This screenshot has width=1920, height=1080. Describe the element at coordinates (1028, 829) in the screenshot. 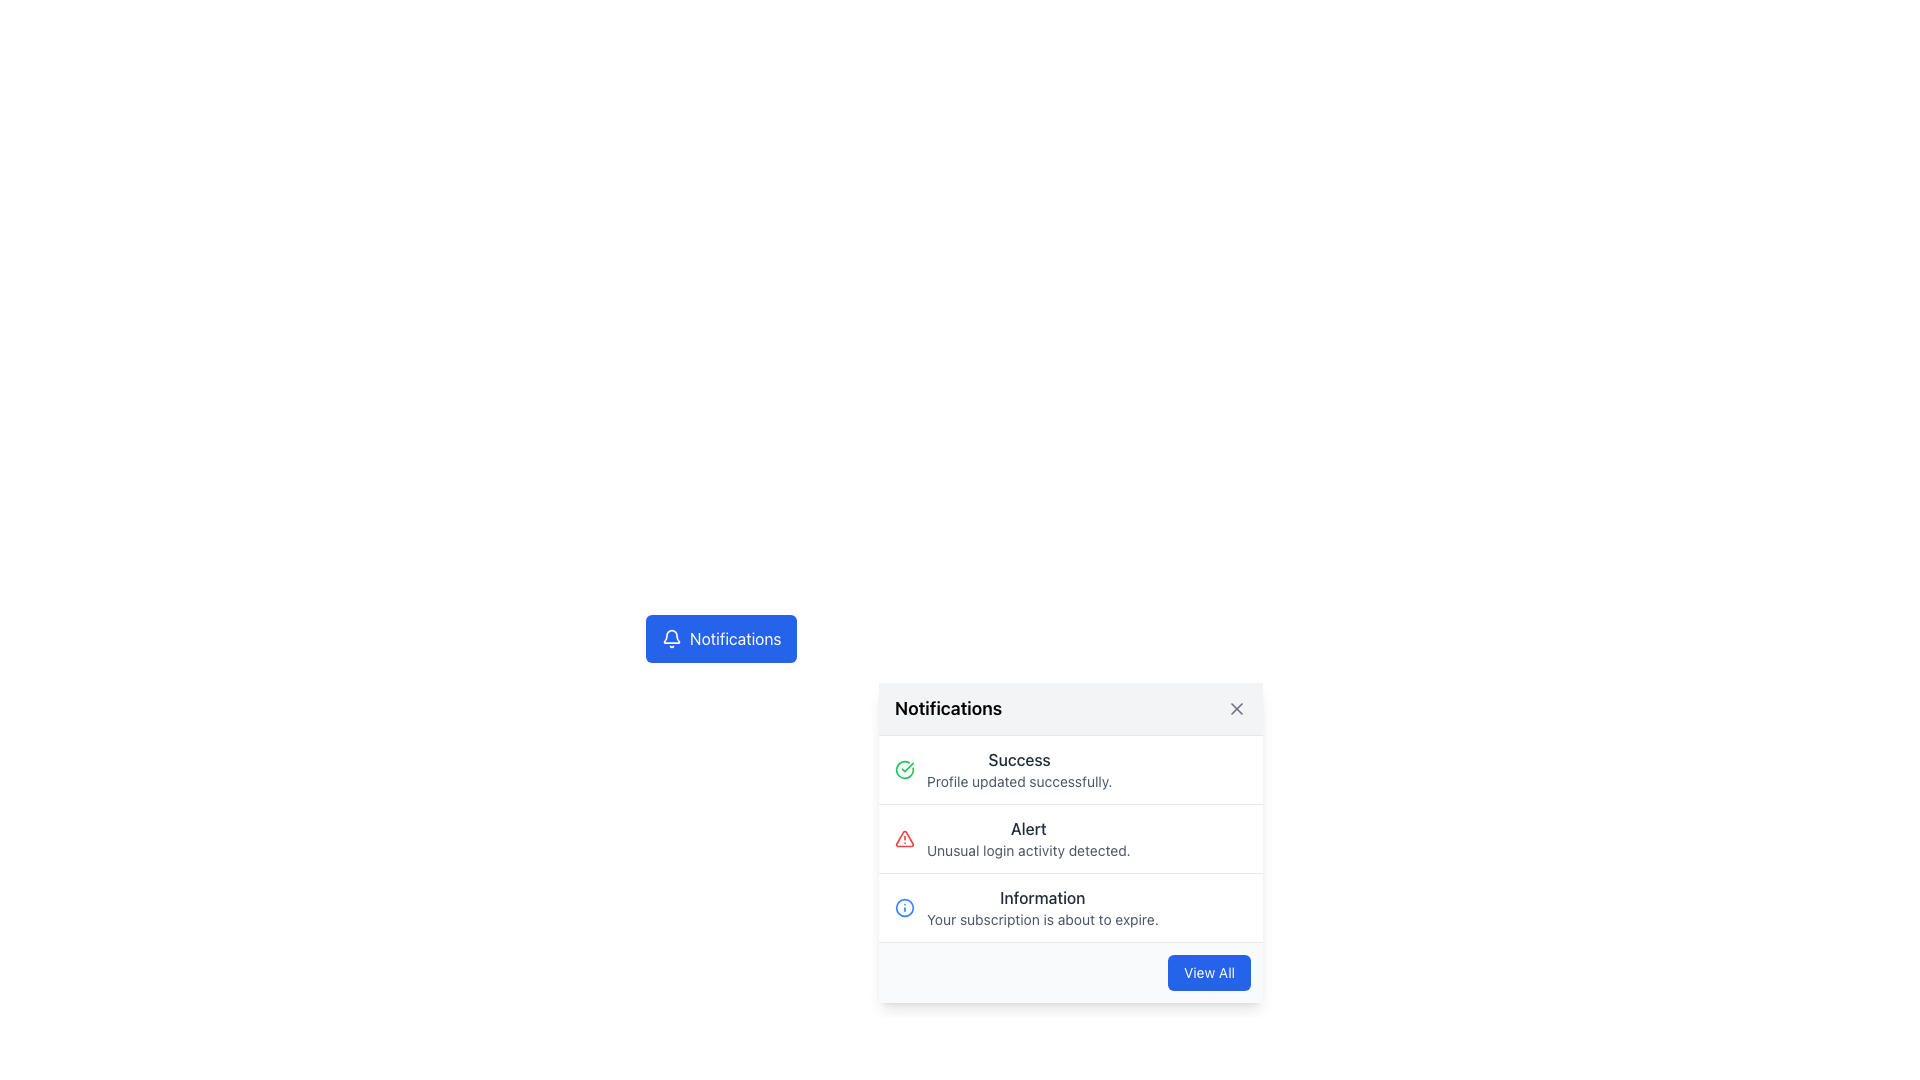

I see `the text label in the notifications panel that indicates an alert or warning, located under the 'Alert' section` at that location.